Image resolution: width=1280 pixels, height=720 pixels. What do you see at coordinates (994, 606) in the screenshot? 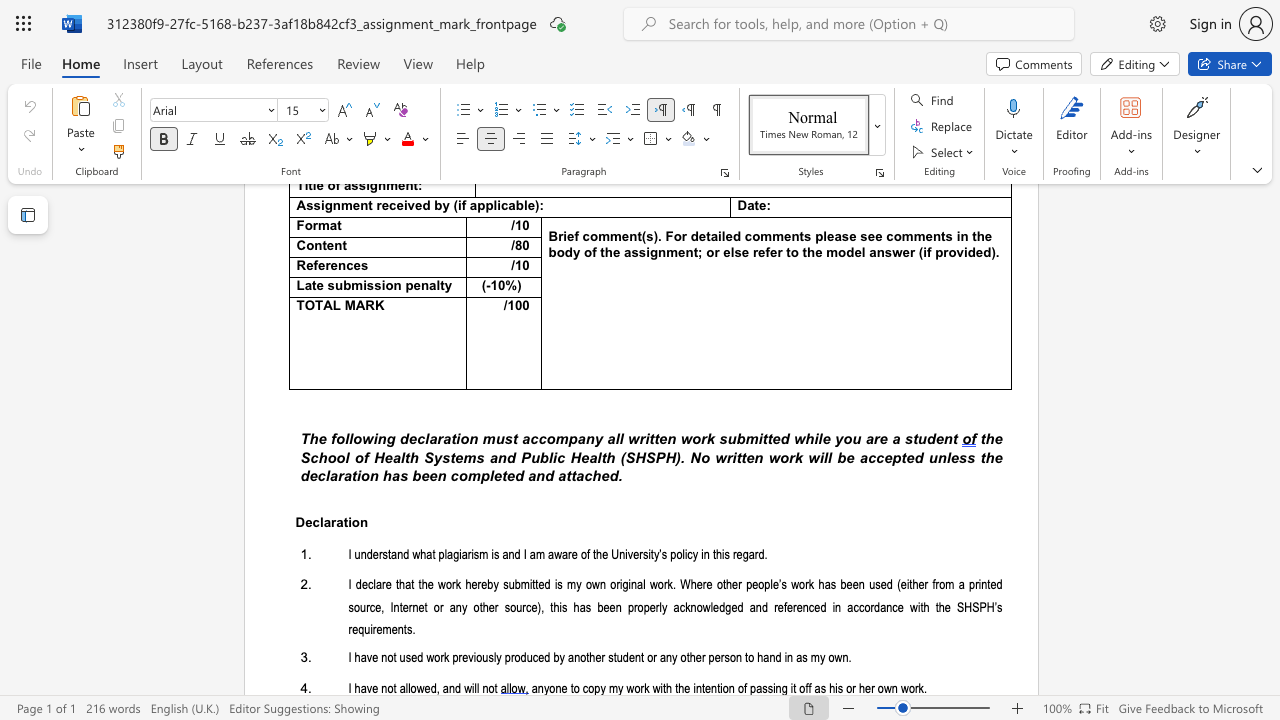
I see `the subset text "’s" within the text "the SHSPH’s"` at bounding box center [994, 606].